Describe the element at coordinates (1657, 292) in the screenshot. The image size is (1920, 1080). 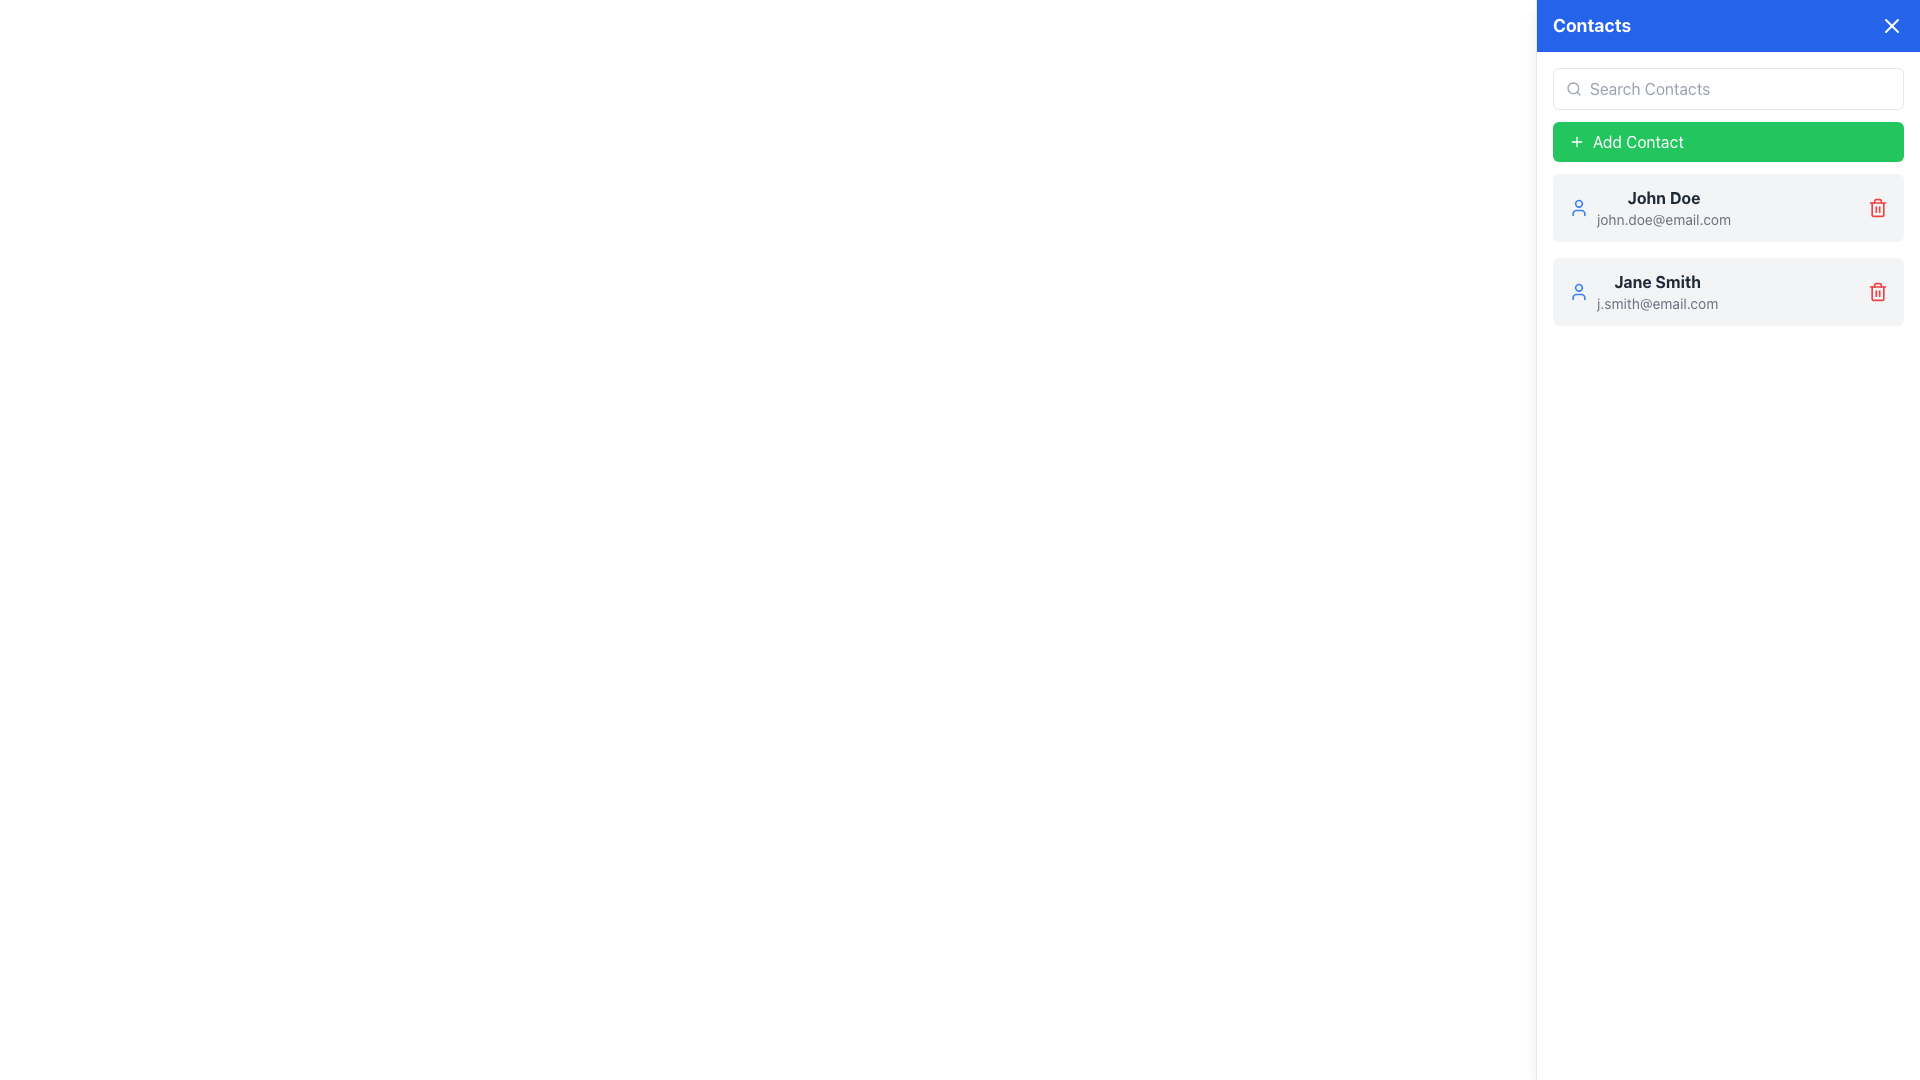
I see `contact information displayed for 'Jane Smith', which includes the name and email address in the second contact card of the UI, located below the card for 'John Doe'` at that location.